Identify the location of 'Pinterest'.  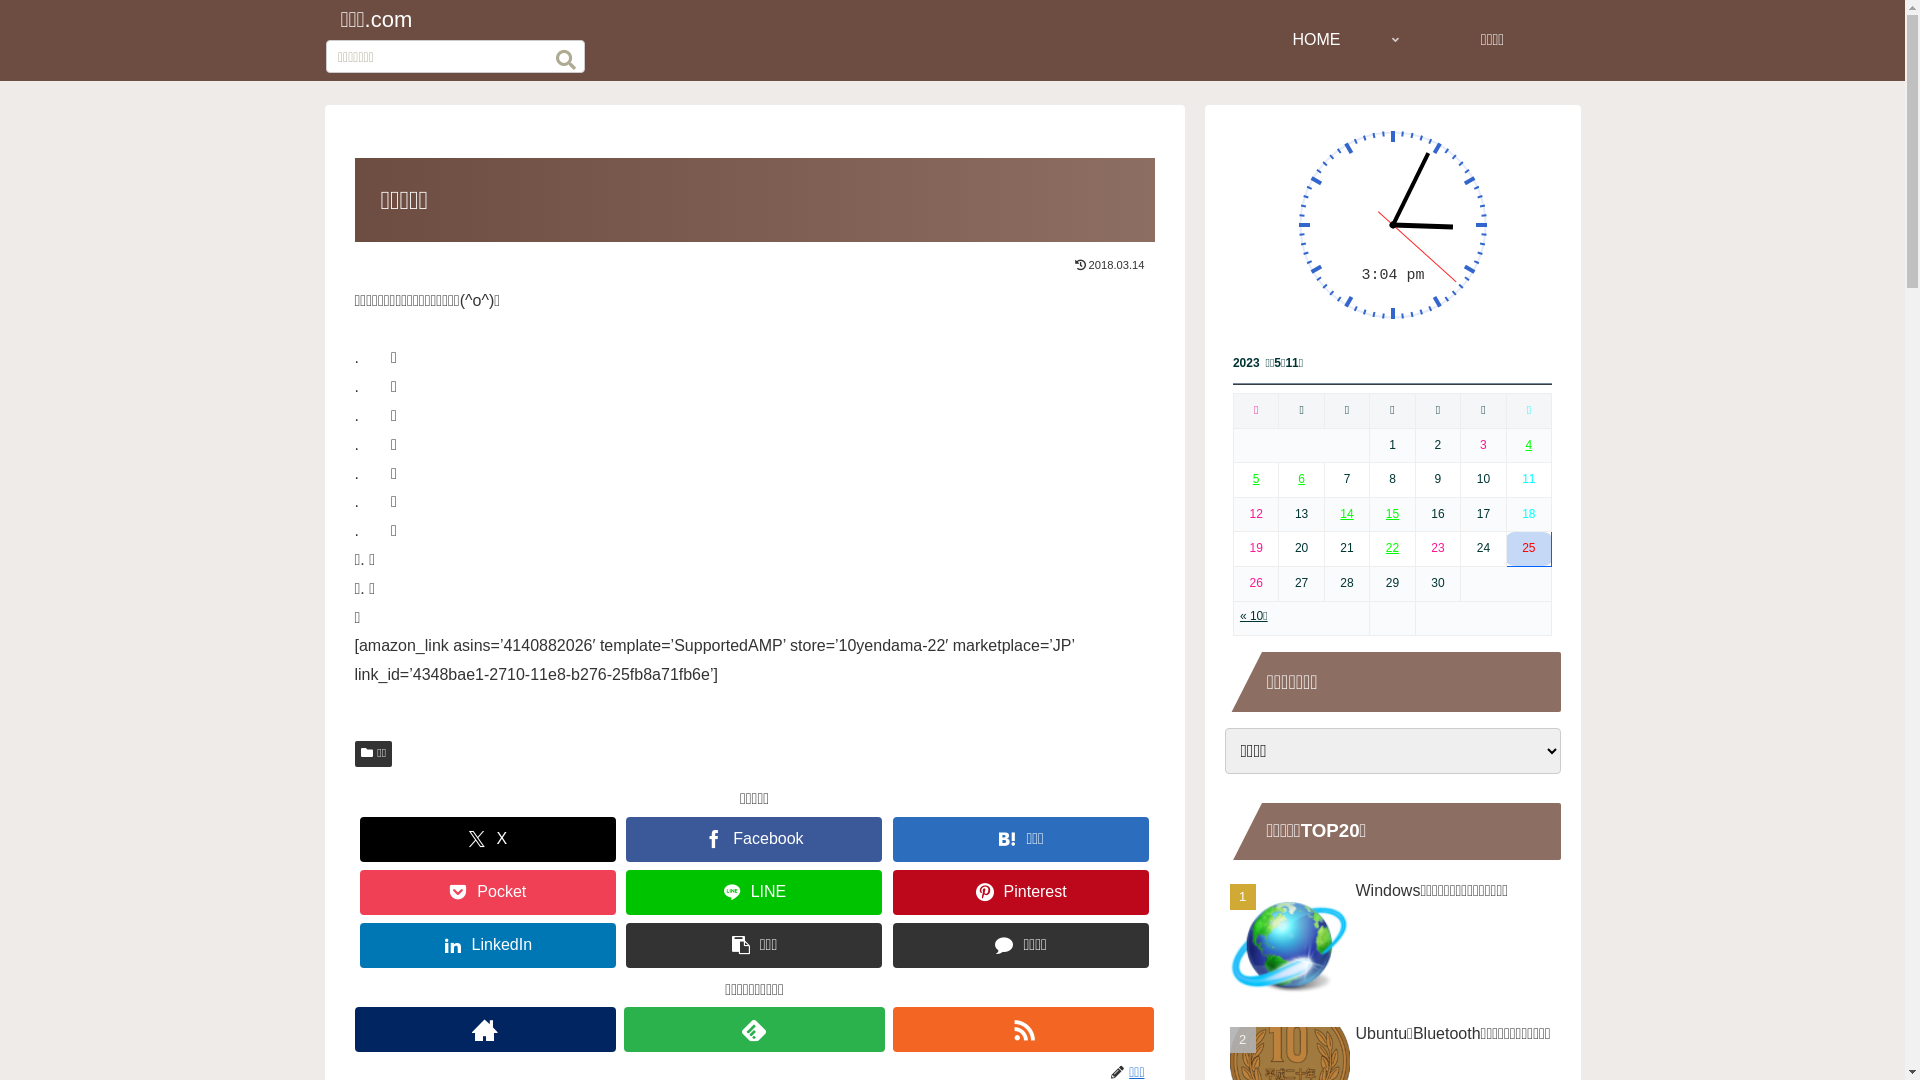
(1021, 891).